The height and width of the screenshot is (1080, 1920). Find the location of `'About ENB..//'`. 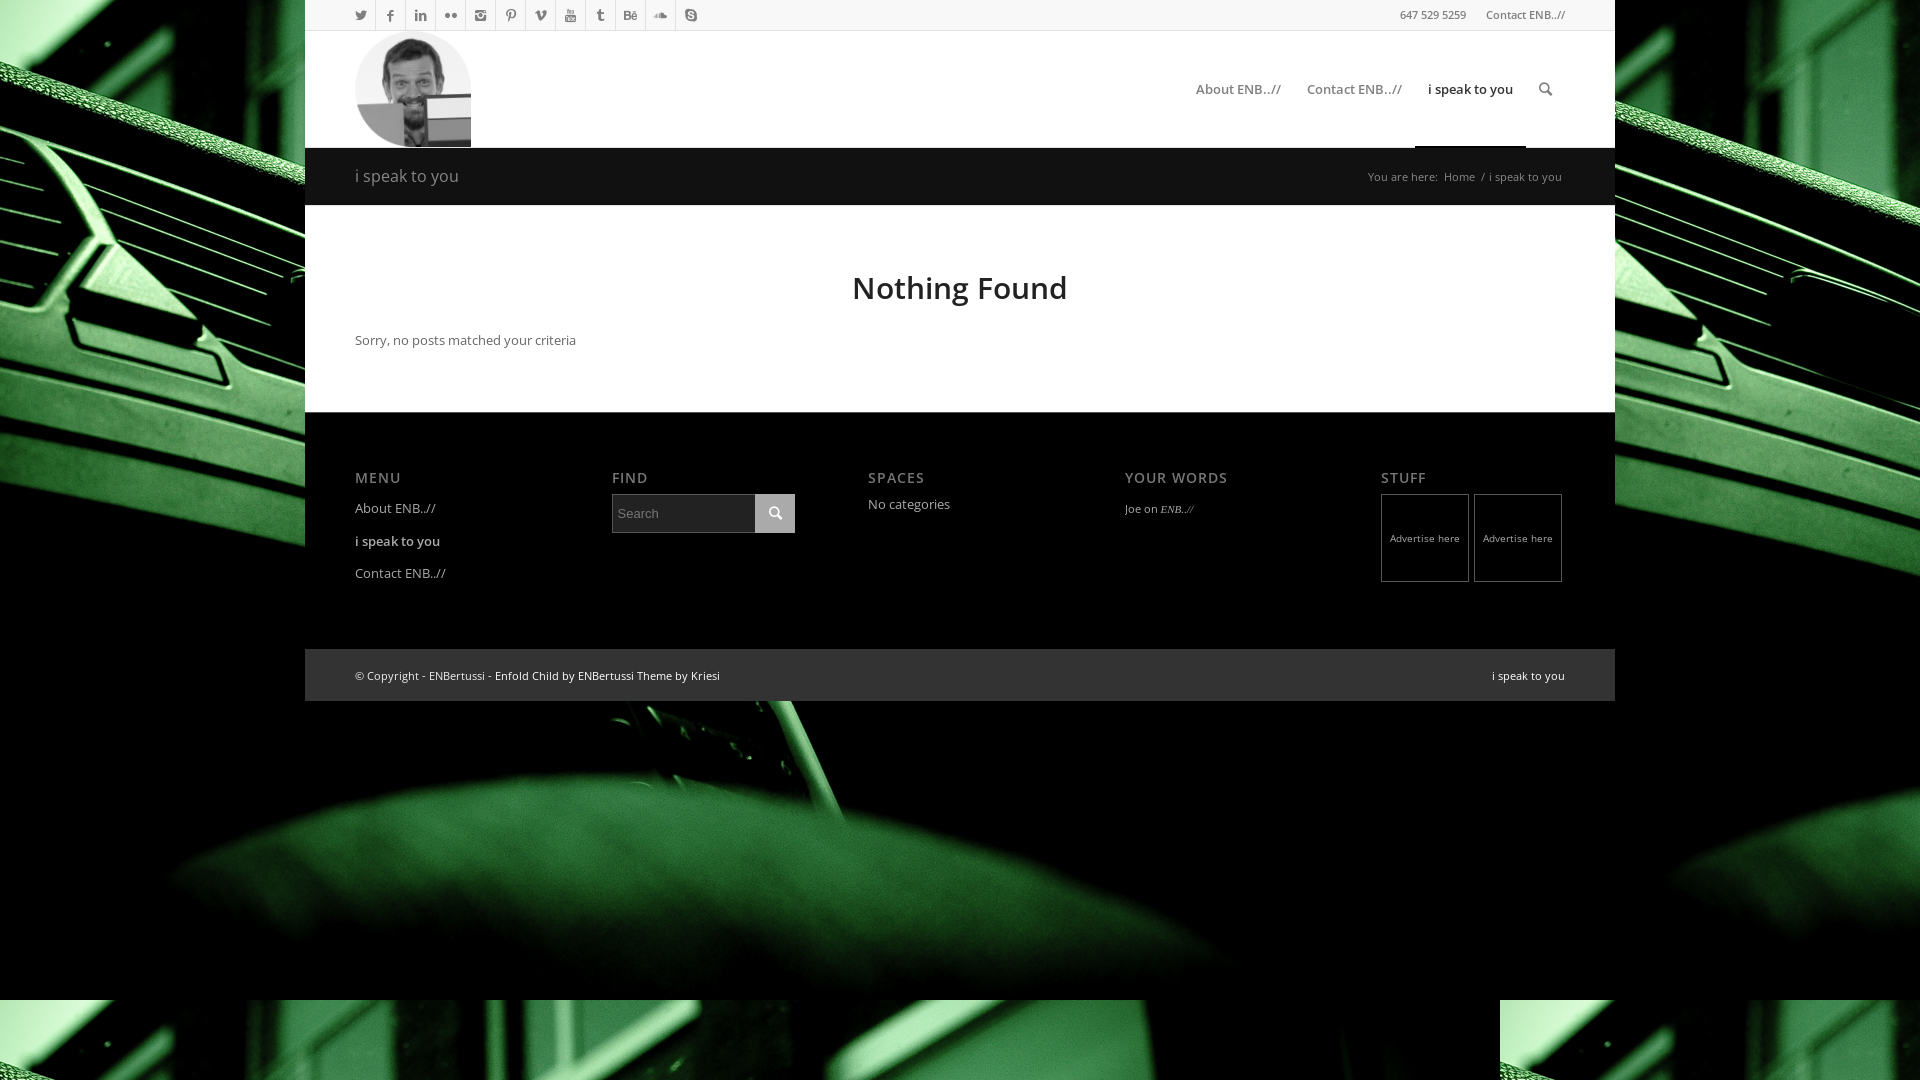

'About ENB..//' is located at coordinates (445, 508).